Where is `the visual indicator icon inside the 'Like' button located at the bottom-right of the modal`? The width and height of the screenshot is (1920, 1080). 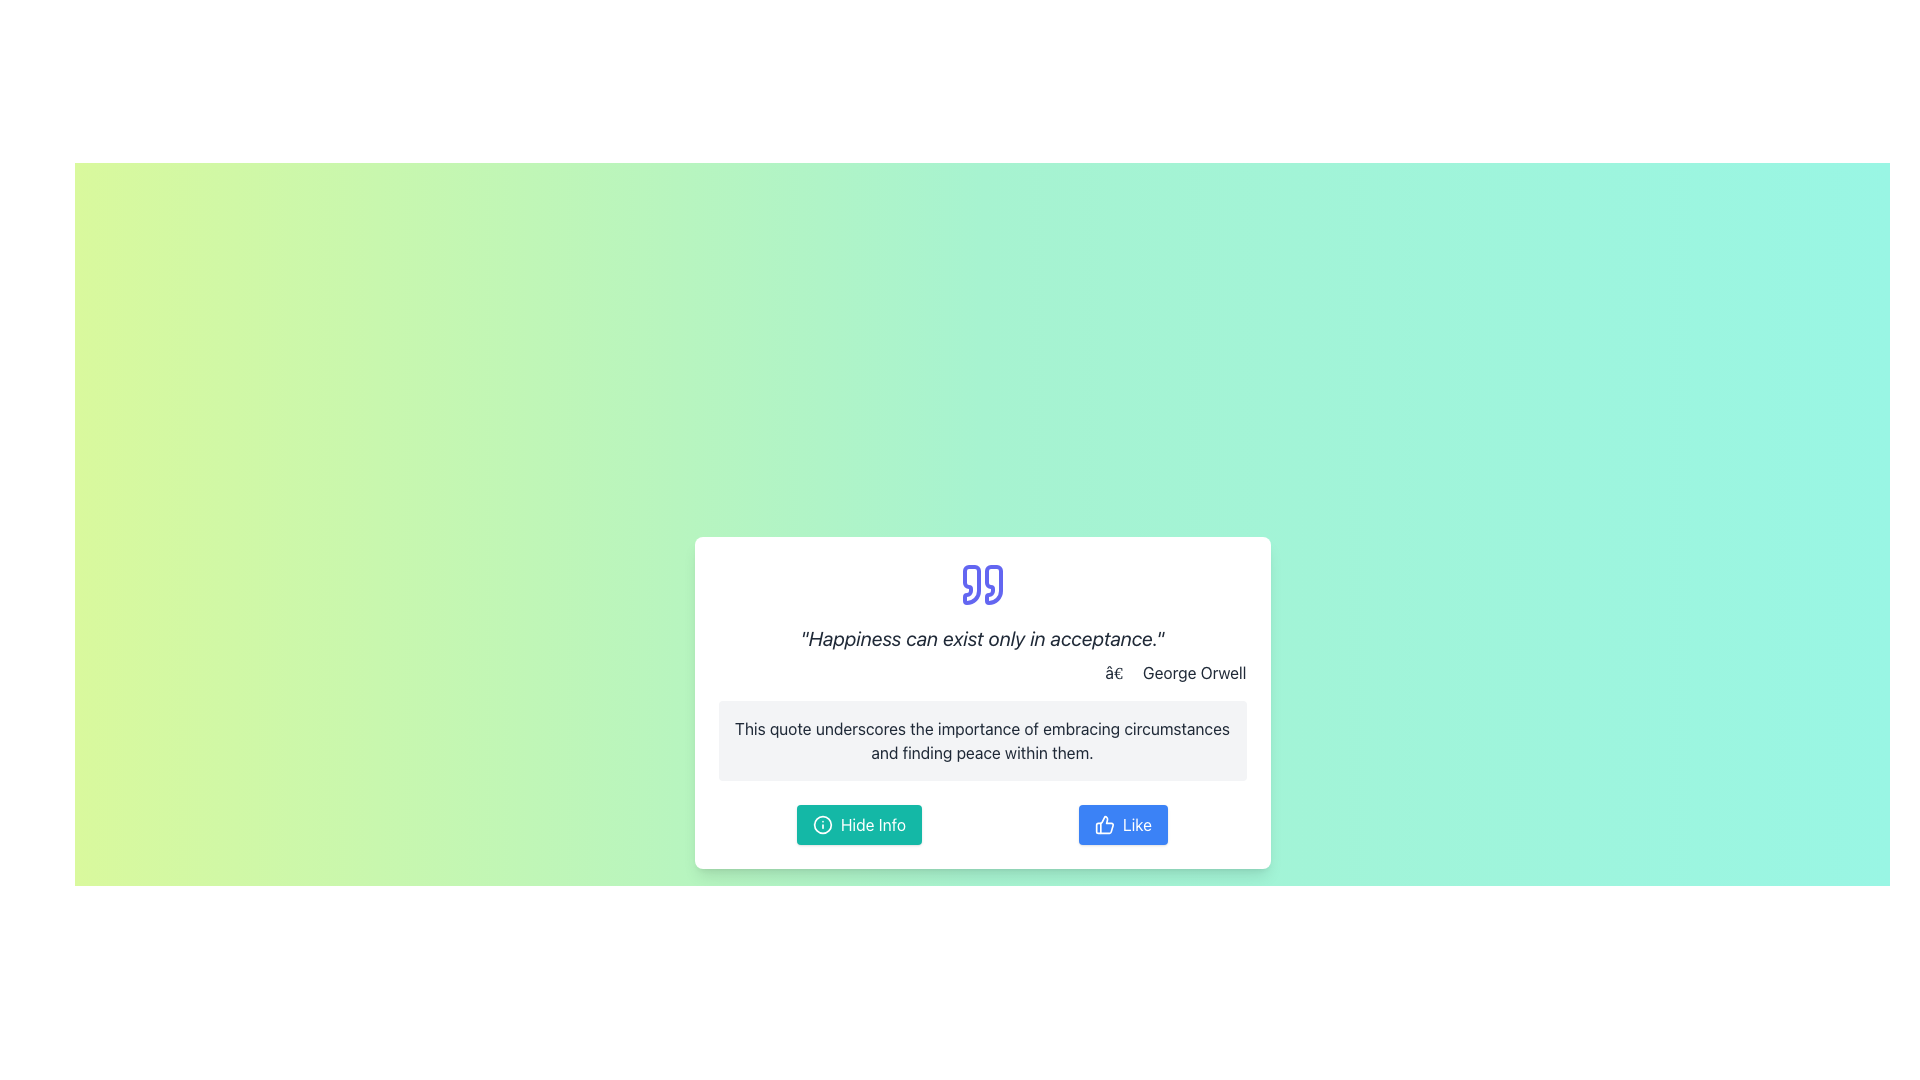 the visual indicator icon inside the 'Like' button located at the bottom-right of the modal is located at coordinates (1103, 825).